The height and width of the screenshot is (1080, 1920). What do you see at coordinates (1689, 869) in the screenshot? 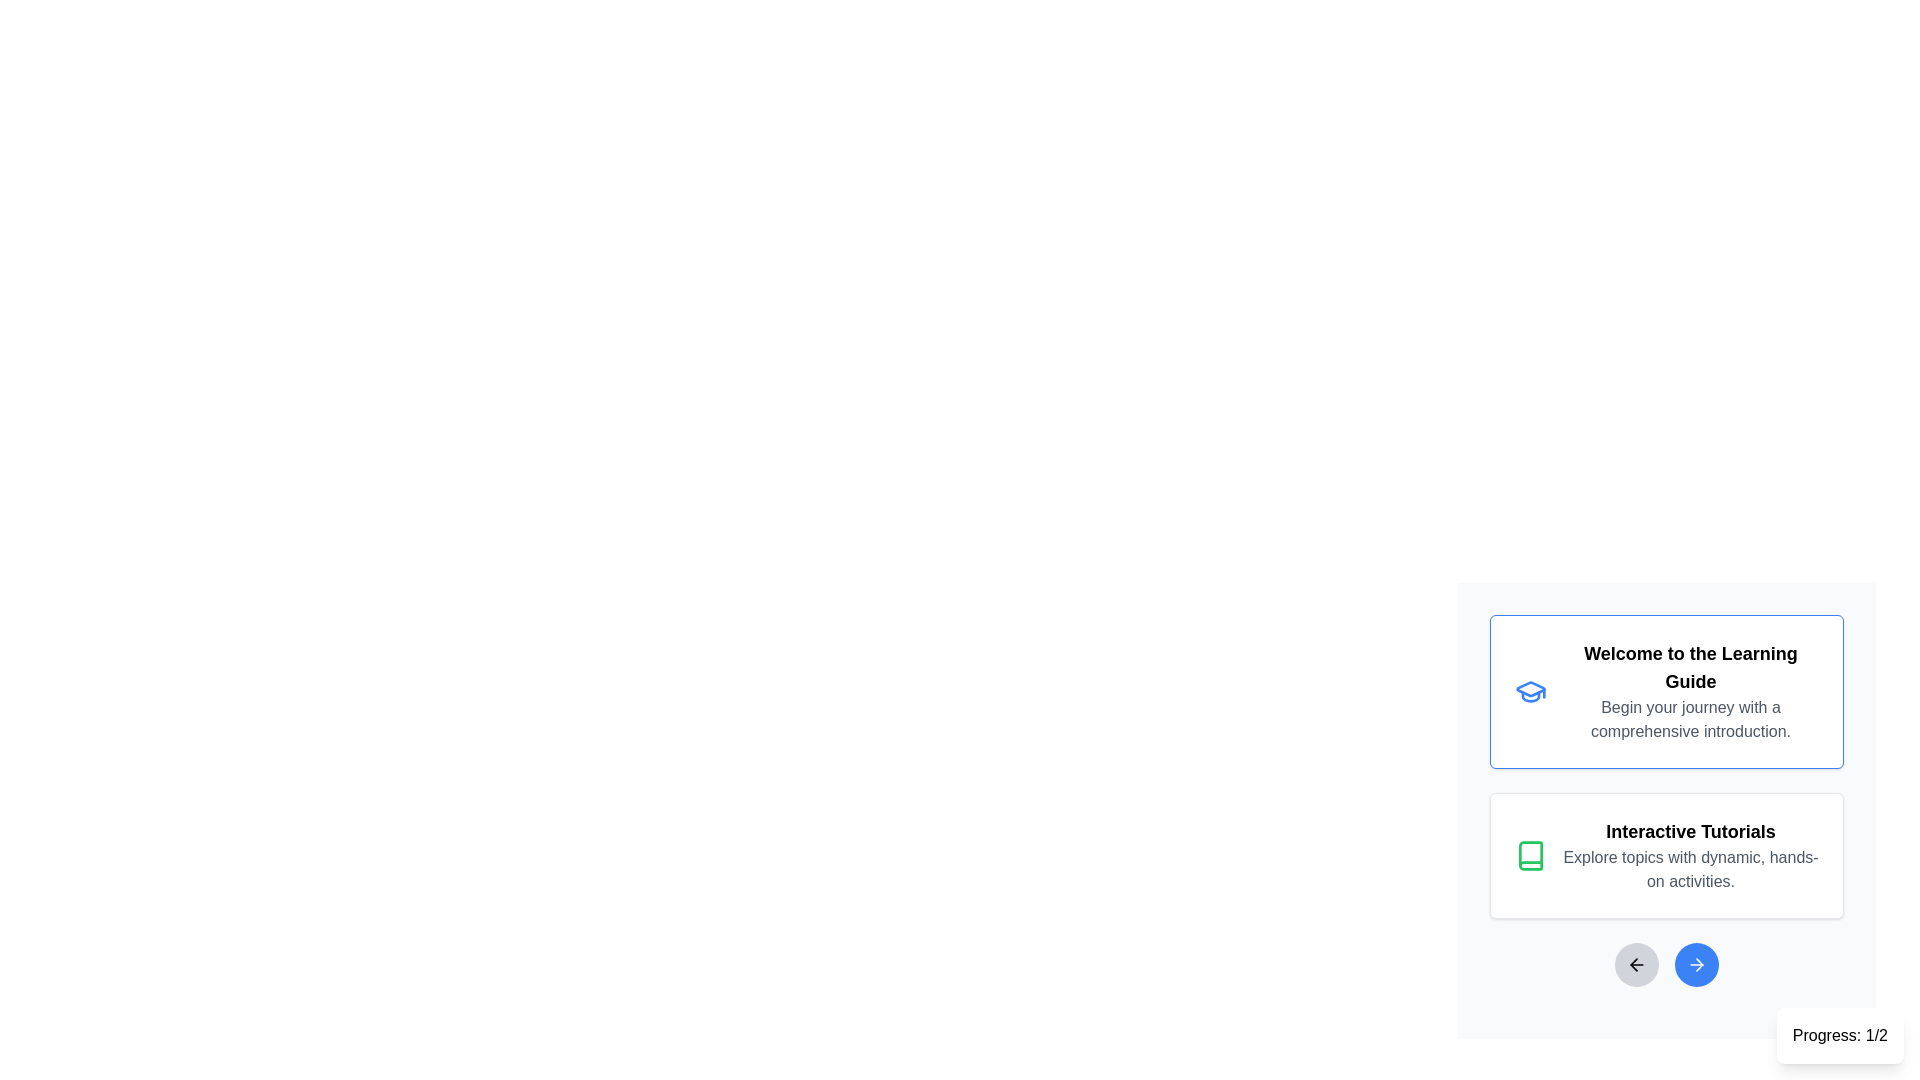
I see `text label that says 'Explore topics with dynamic, hands-on activities.' which is styled with grey color and located below the title 'Interactive Tutorials.'` at bounding box center [1689, 869].